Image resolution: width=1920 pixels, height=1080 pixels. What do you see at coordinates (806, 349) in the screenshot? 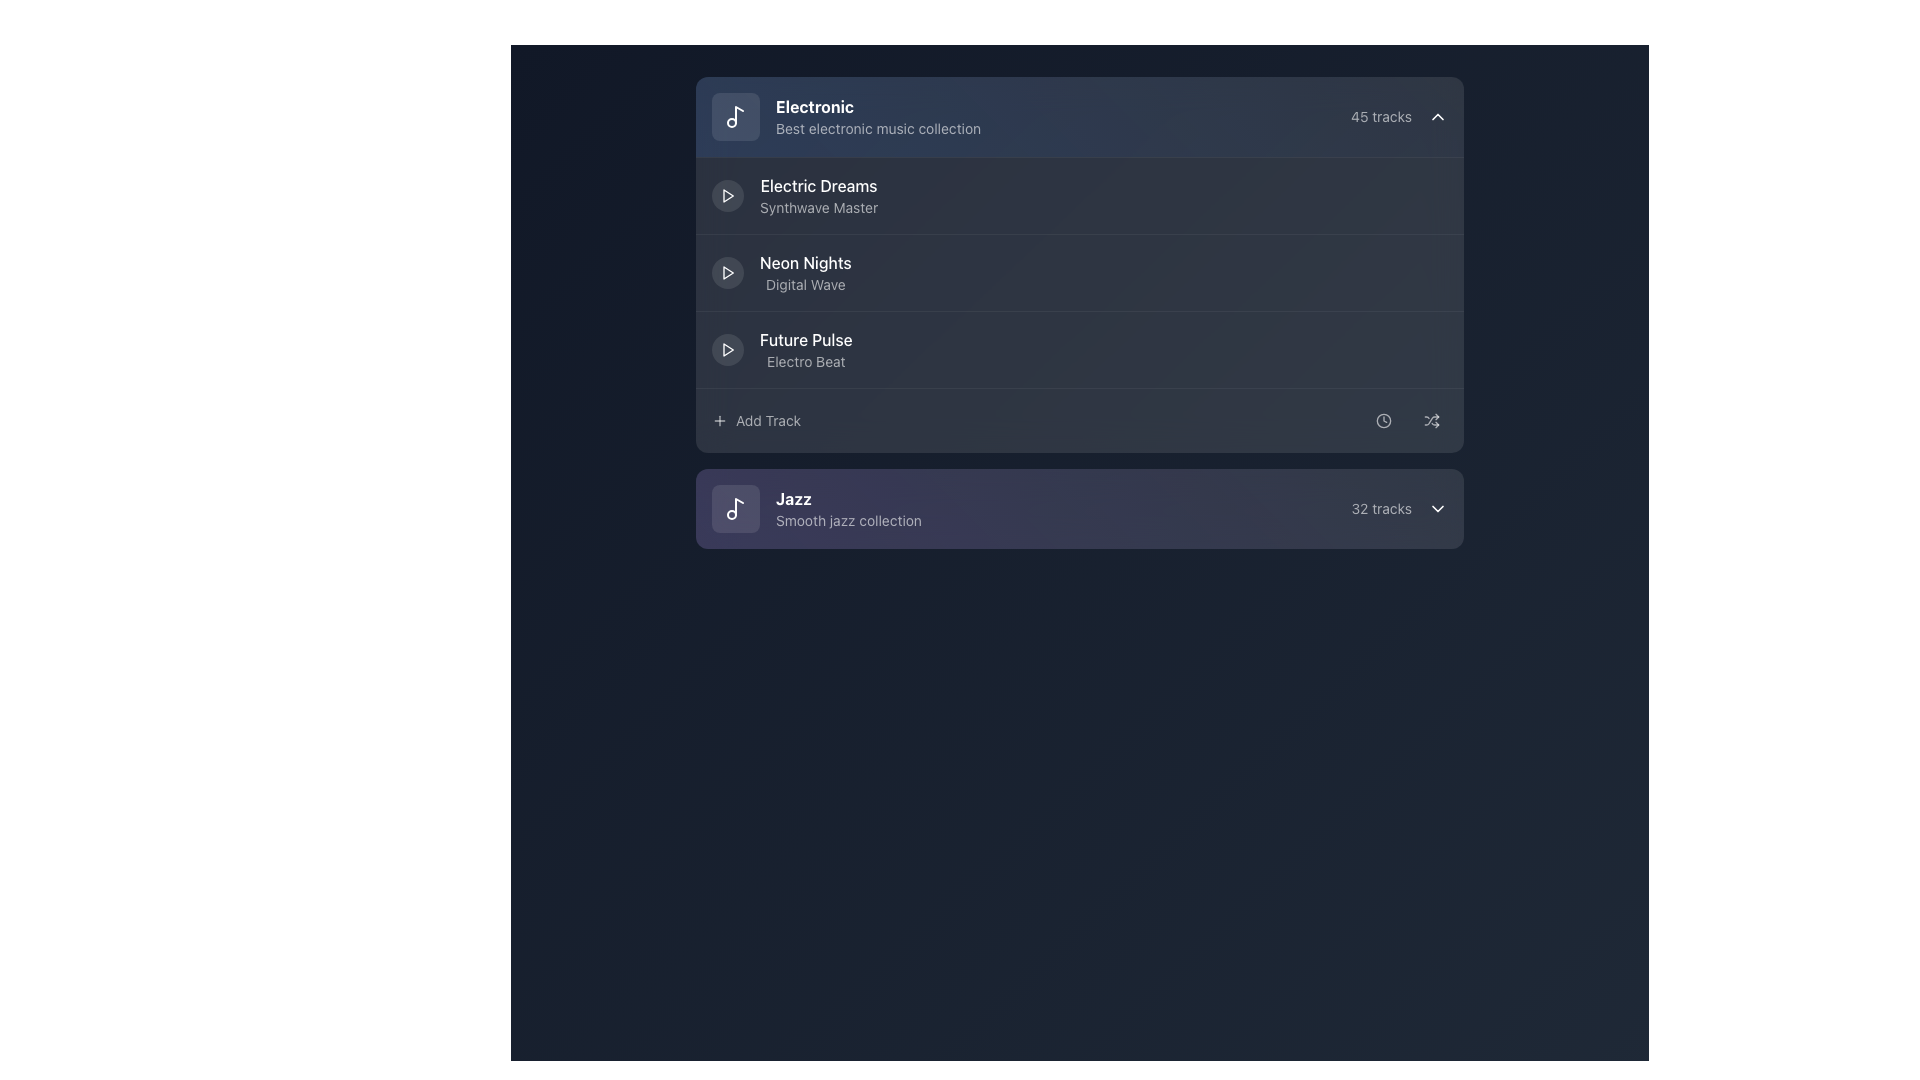
I see `the 'Future Pulse' text label in the 'Electronic' section` at bounding box center [806, 349].